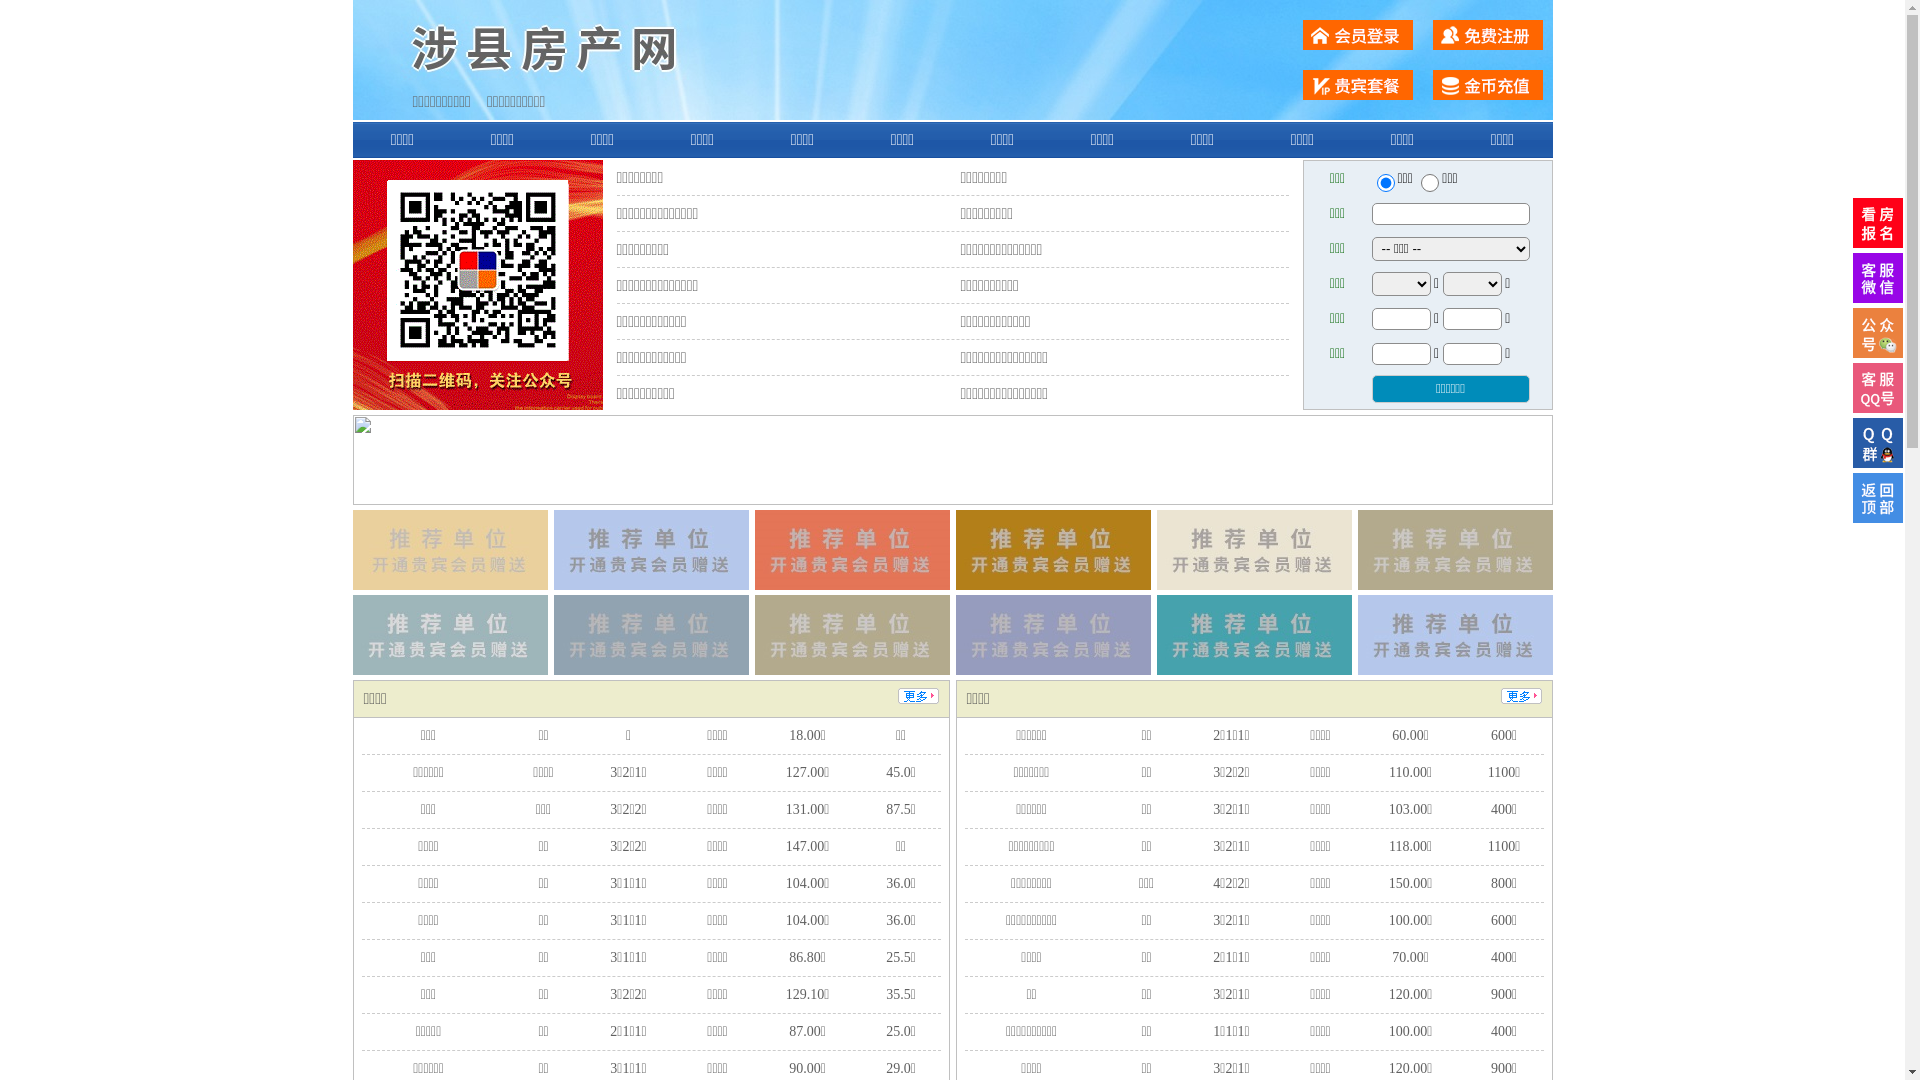  What do you see at coordinates (1429, 182) in the screenshot?
I see `'chuzu'` at bounding box center [1429, 182].